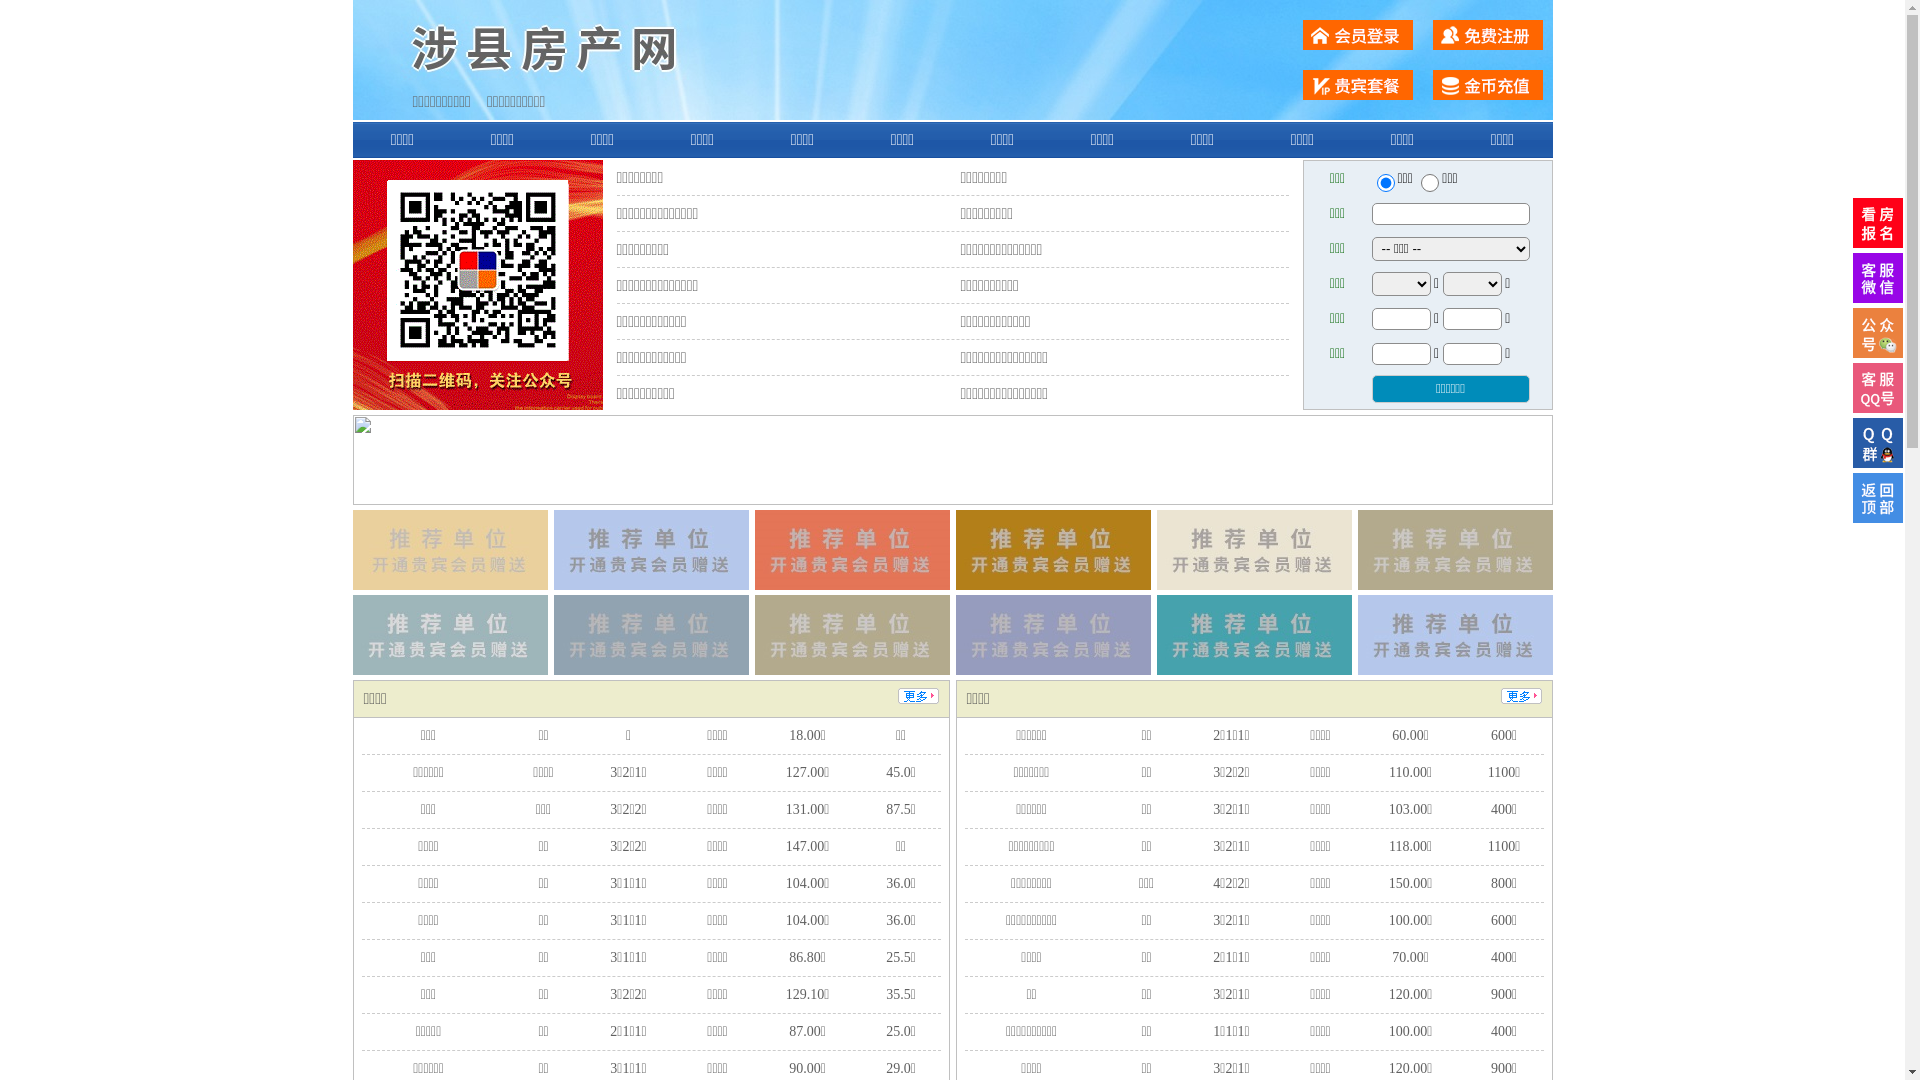  What do you see at coordinates (1429, 182) in the screenshot?
I see `'chuzu'` at bounding box center [1429, 182].